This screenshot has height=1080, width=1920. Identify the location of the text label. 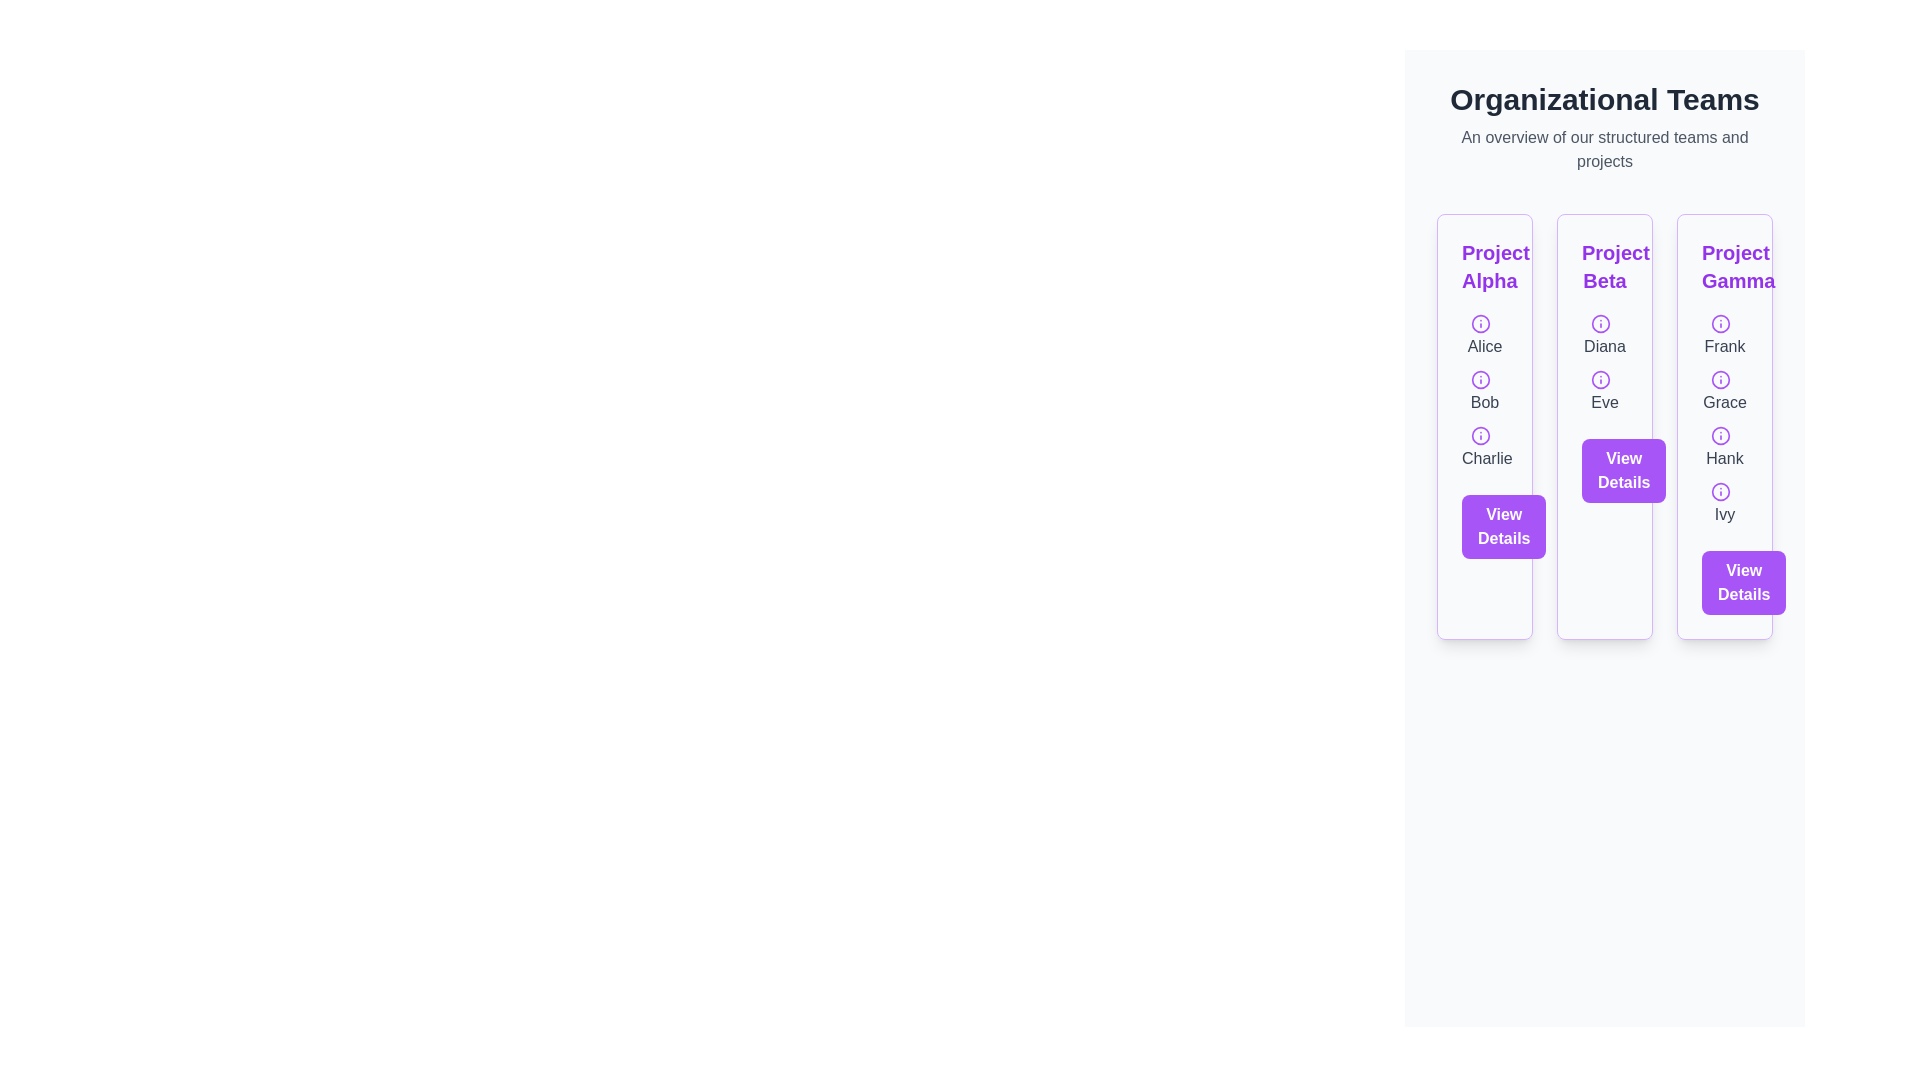
(1484, 390).